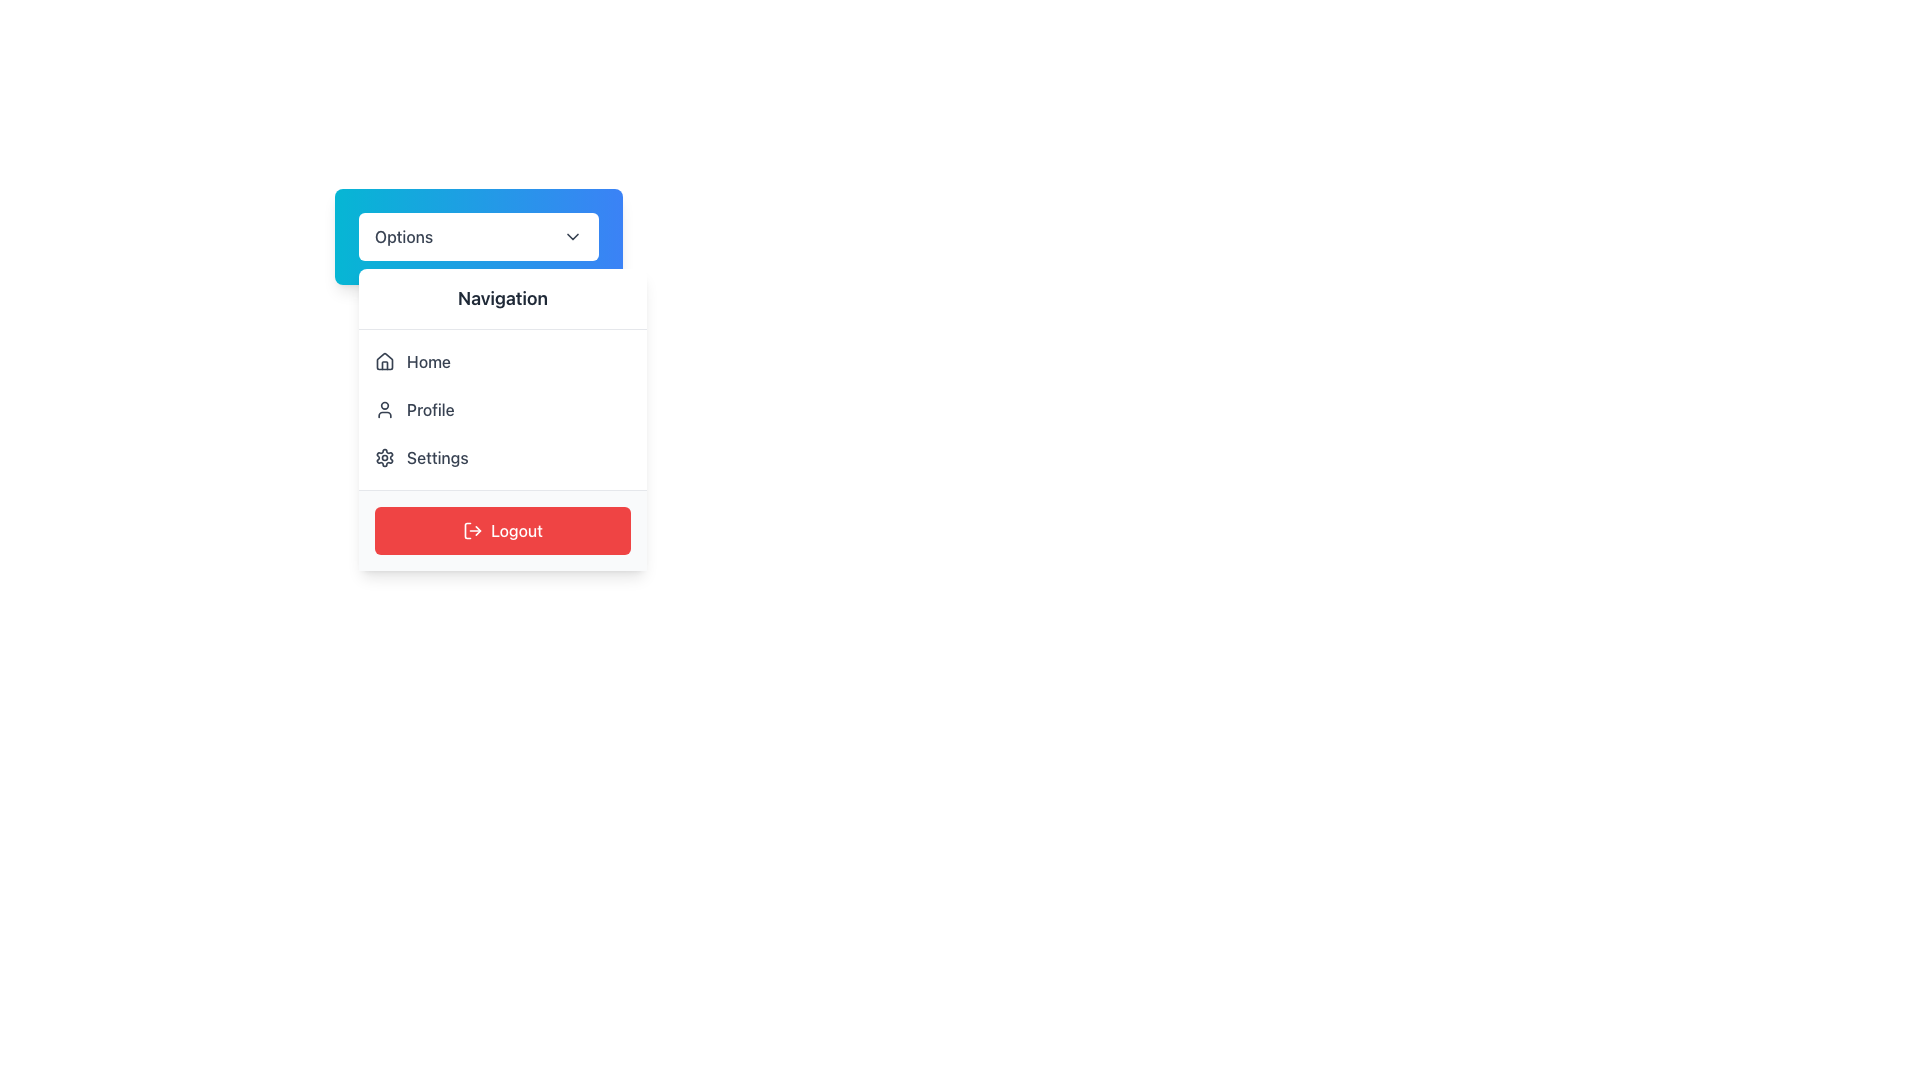 The height and width of the screenshot is (1080, 1920). Describe the element at coordinates (427, 362) in the screenshot. I see `the 'Home' text label in the vertical navigation menu to navigate to the home section` at that location.